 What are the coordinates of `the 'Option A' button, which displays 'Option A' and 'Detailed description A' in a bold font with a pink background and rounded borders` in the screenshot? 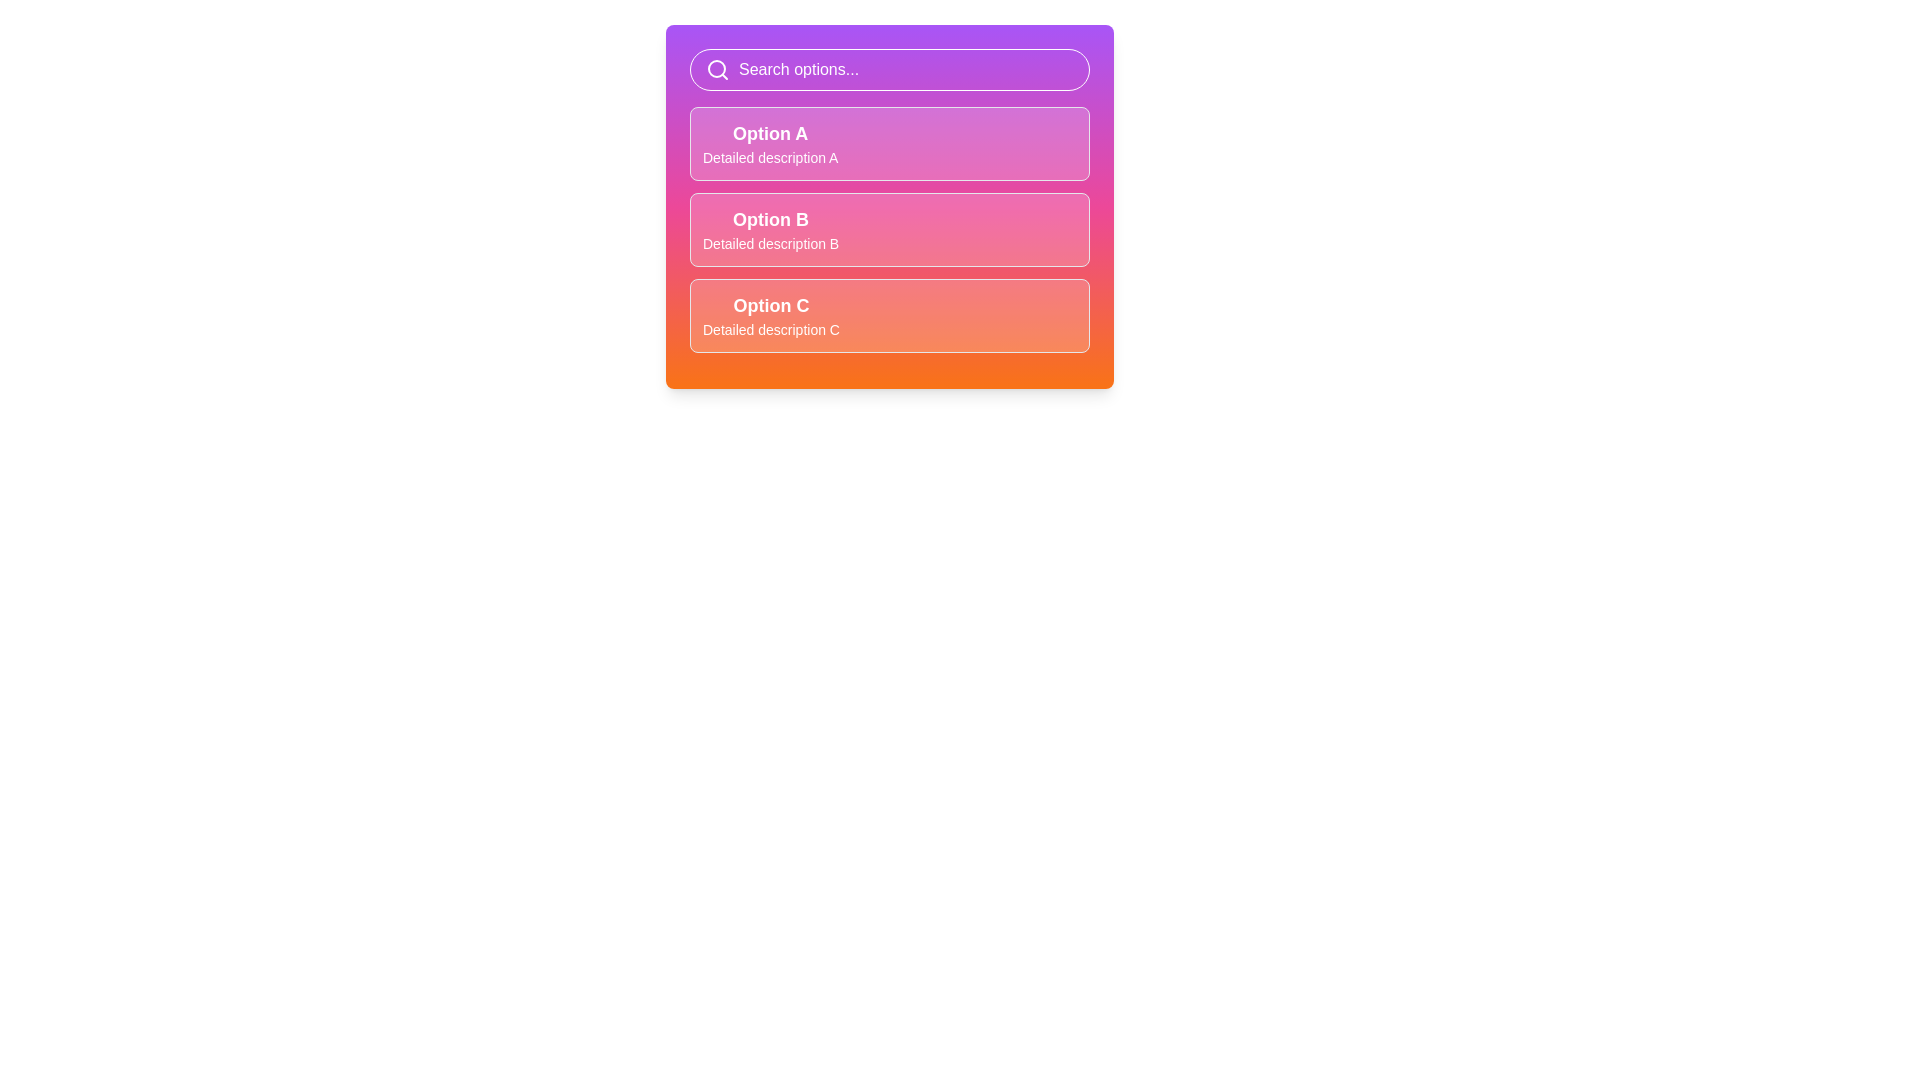 It's located at (888, 142).